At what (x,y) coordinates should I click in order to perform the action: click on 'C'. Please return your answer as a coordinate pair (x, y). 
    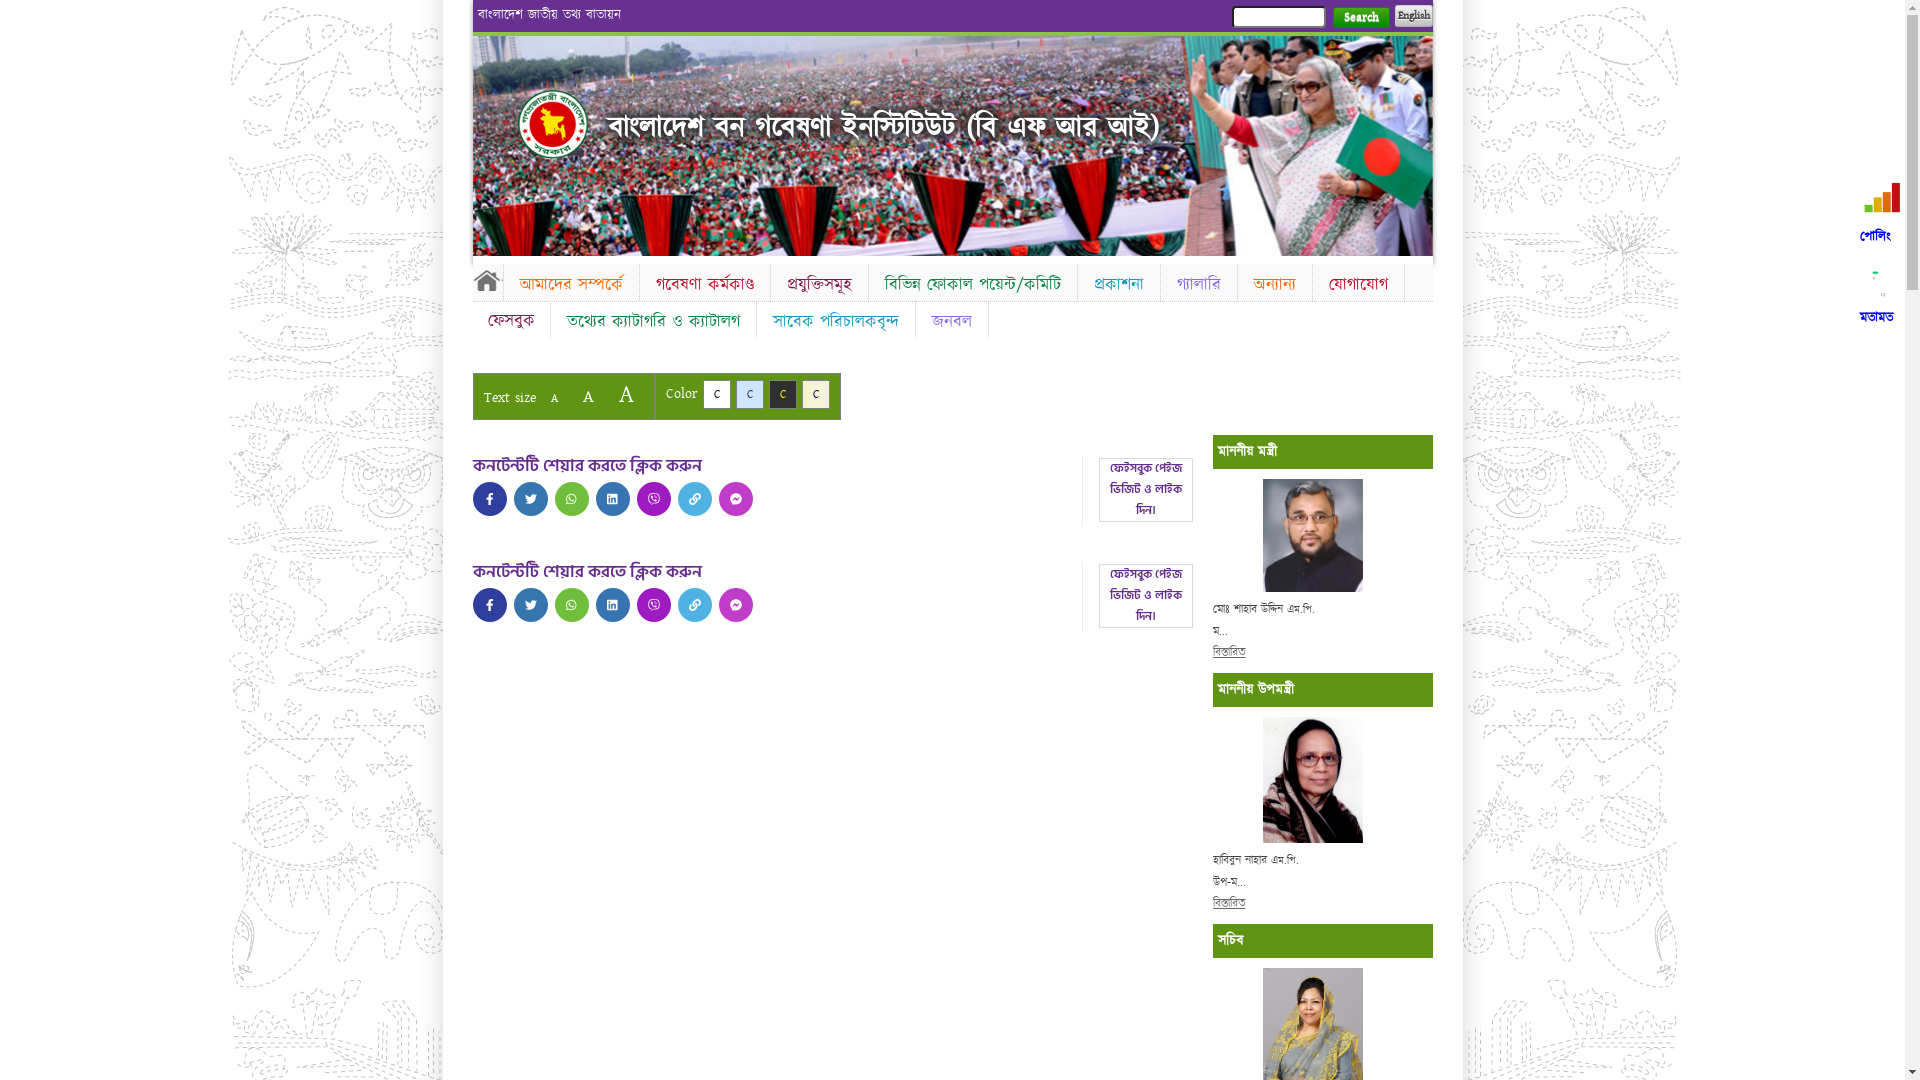
    Looking at the image, I should click on (816, 394).